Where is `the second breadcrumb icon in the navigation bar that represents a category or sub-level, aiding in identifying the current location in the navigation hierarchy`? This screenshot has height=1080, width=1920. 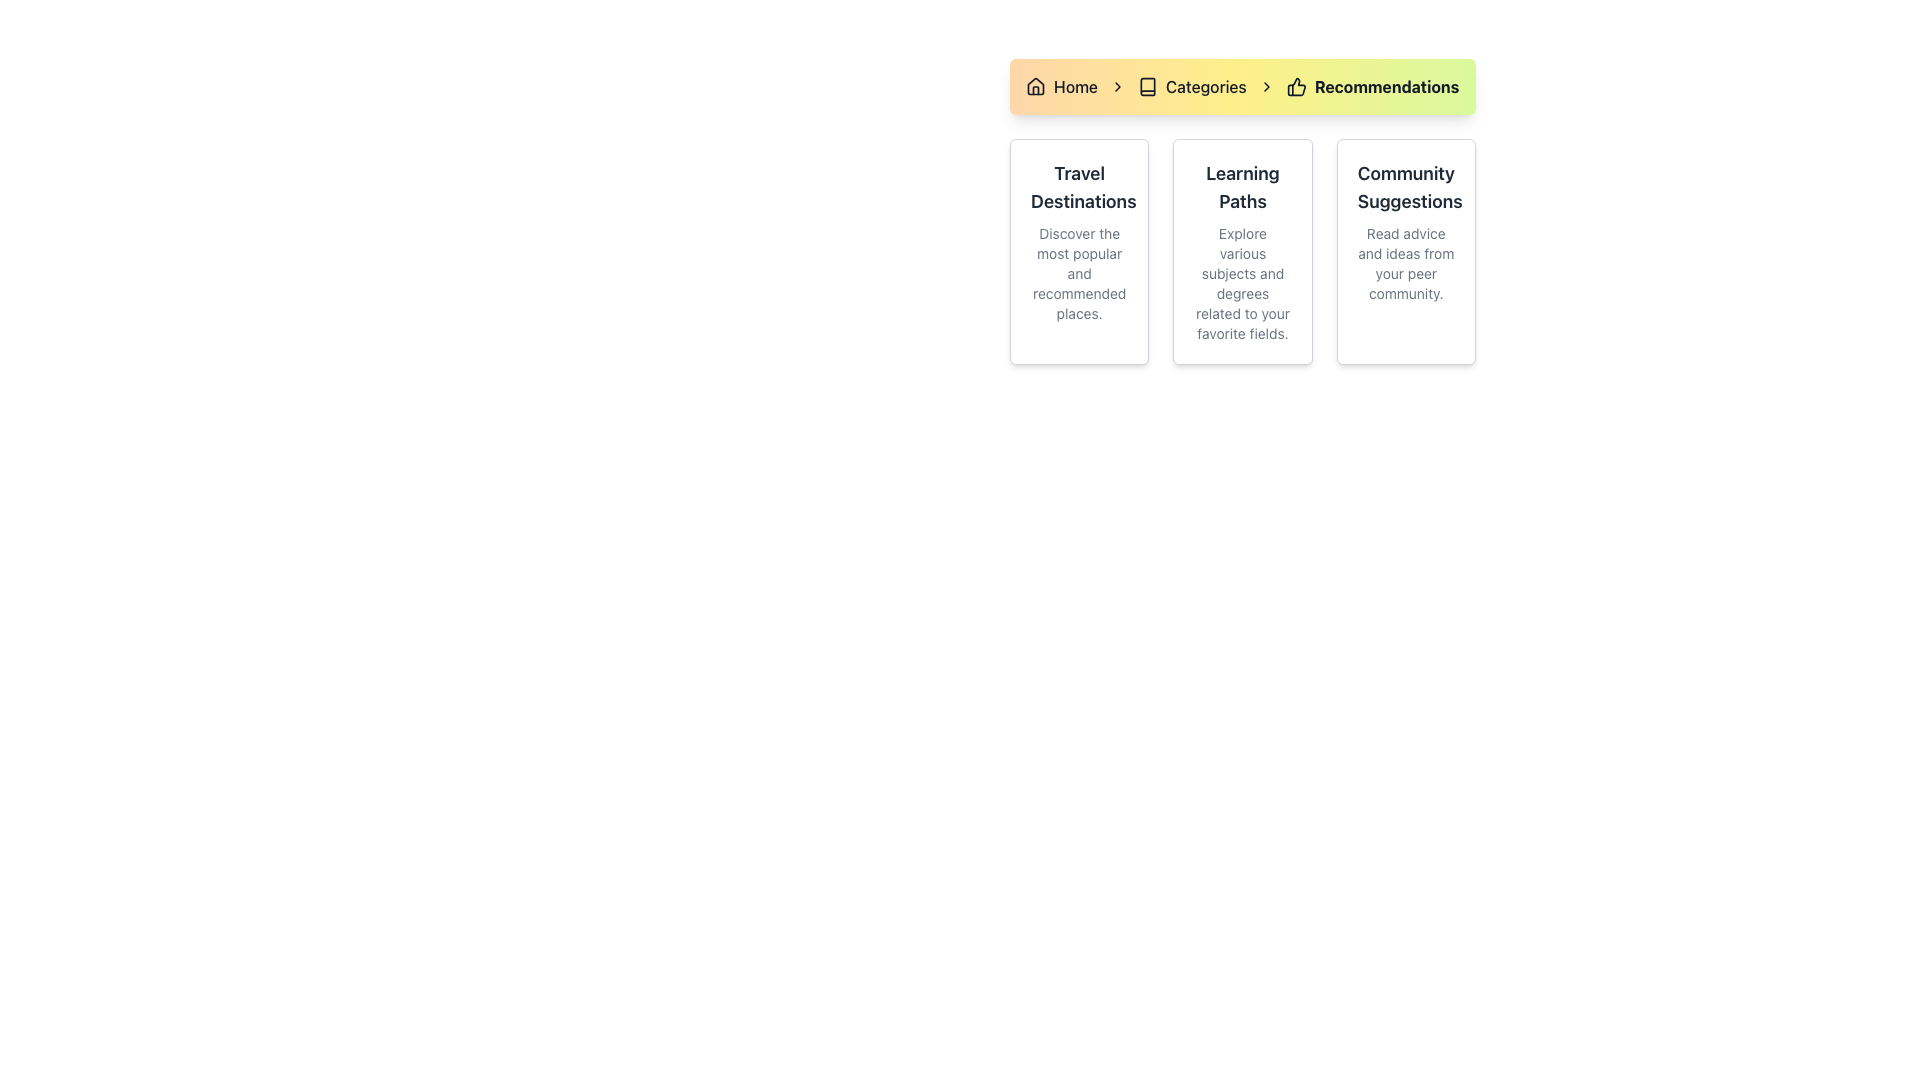 the second breadcrumb icon in the navigation bar that represents a category or sub-level, aiding in identifying the current location in the navigation hierarchy is located at coordinates (1147, 86).